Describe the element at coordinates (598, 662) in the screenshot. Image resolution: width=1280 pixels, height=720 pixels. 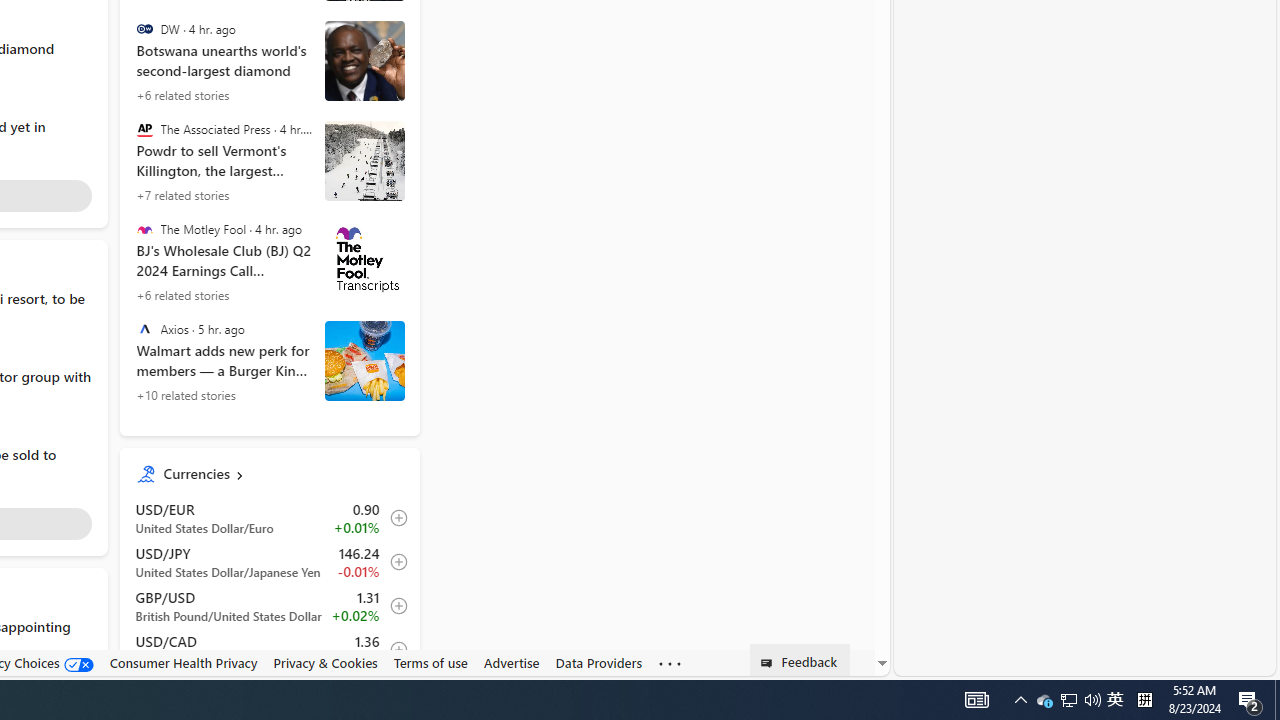
I see `'Data Providers'` at that location.